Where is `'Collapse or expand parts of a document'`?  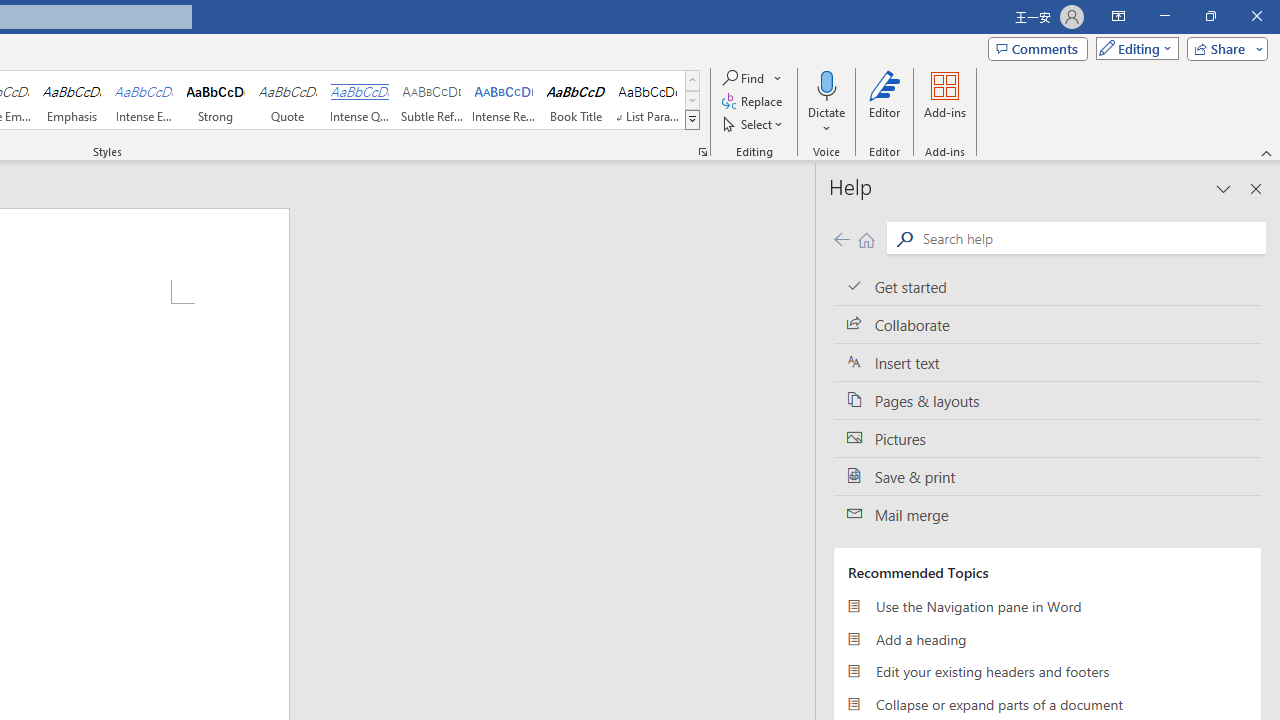 'Collapse or expand parts of a document' is located at coordinates (1046, 703).